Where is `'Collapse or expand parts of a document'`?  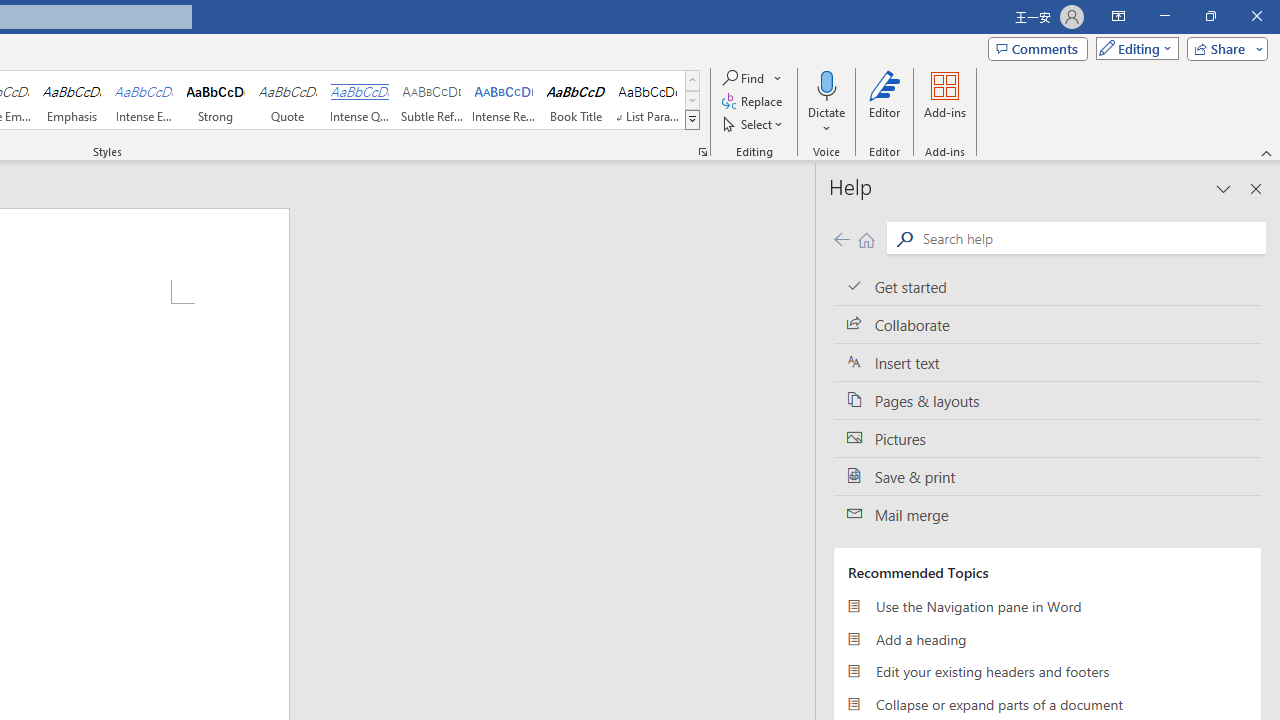 'Collapse or expand parts of a document' is located at coordinates (1046, 703).